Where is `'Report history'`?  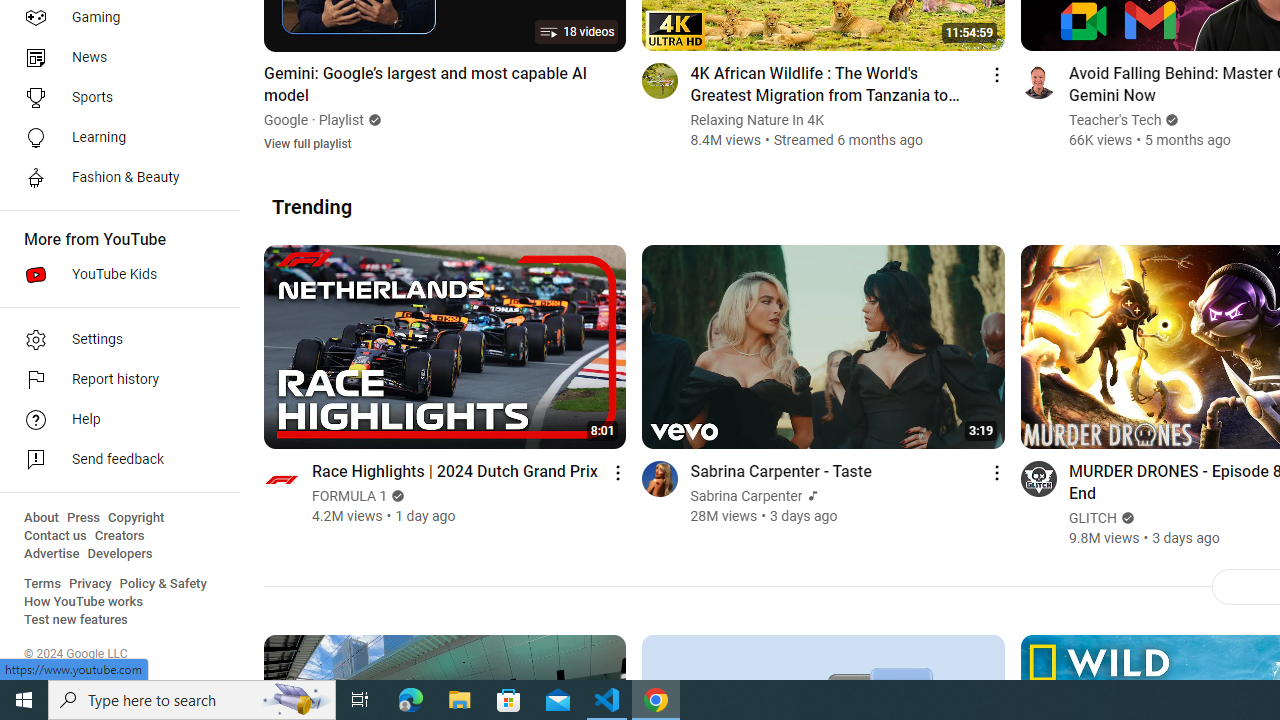 'Report history' is located at coordinates (112, 380).